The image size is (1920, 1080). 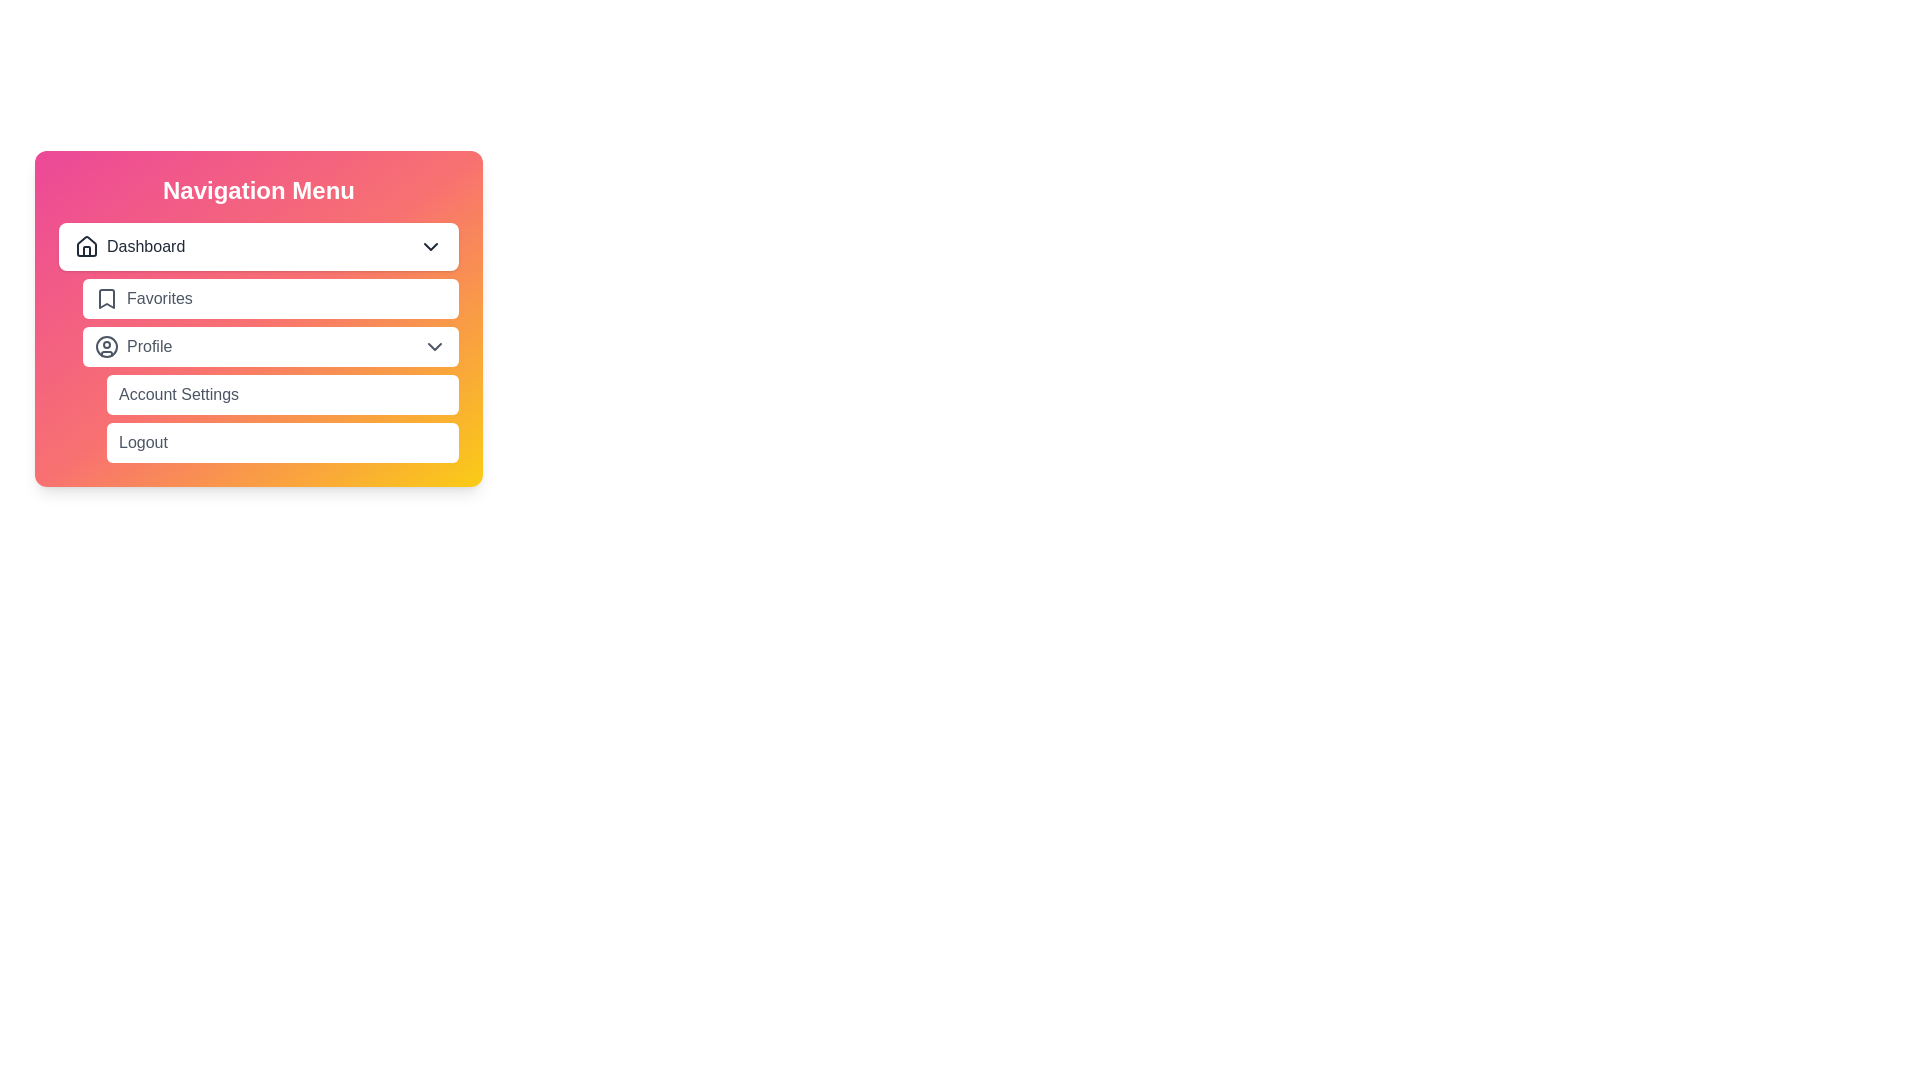 What do you see at coordinates (282, 442) in the screenshot?
I see `the 'Logout' button located below the 'Account Settings' button in the vertical navigation menu to sign out of the account` at bounding box center [282, 442].